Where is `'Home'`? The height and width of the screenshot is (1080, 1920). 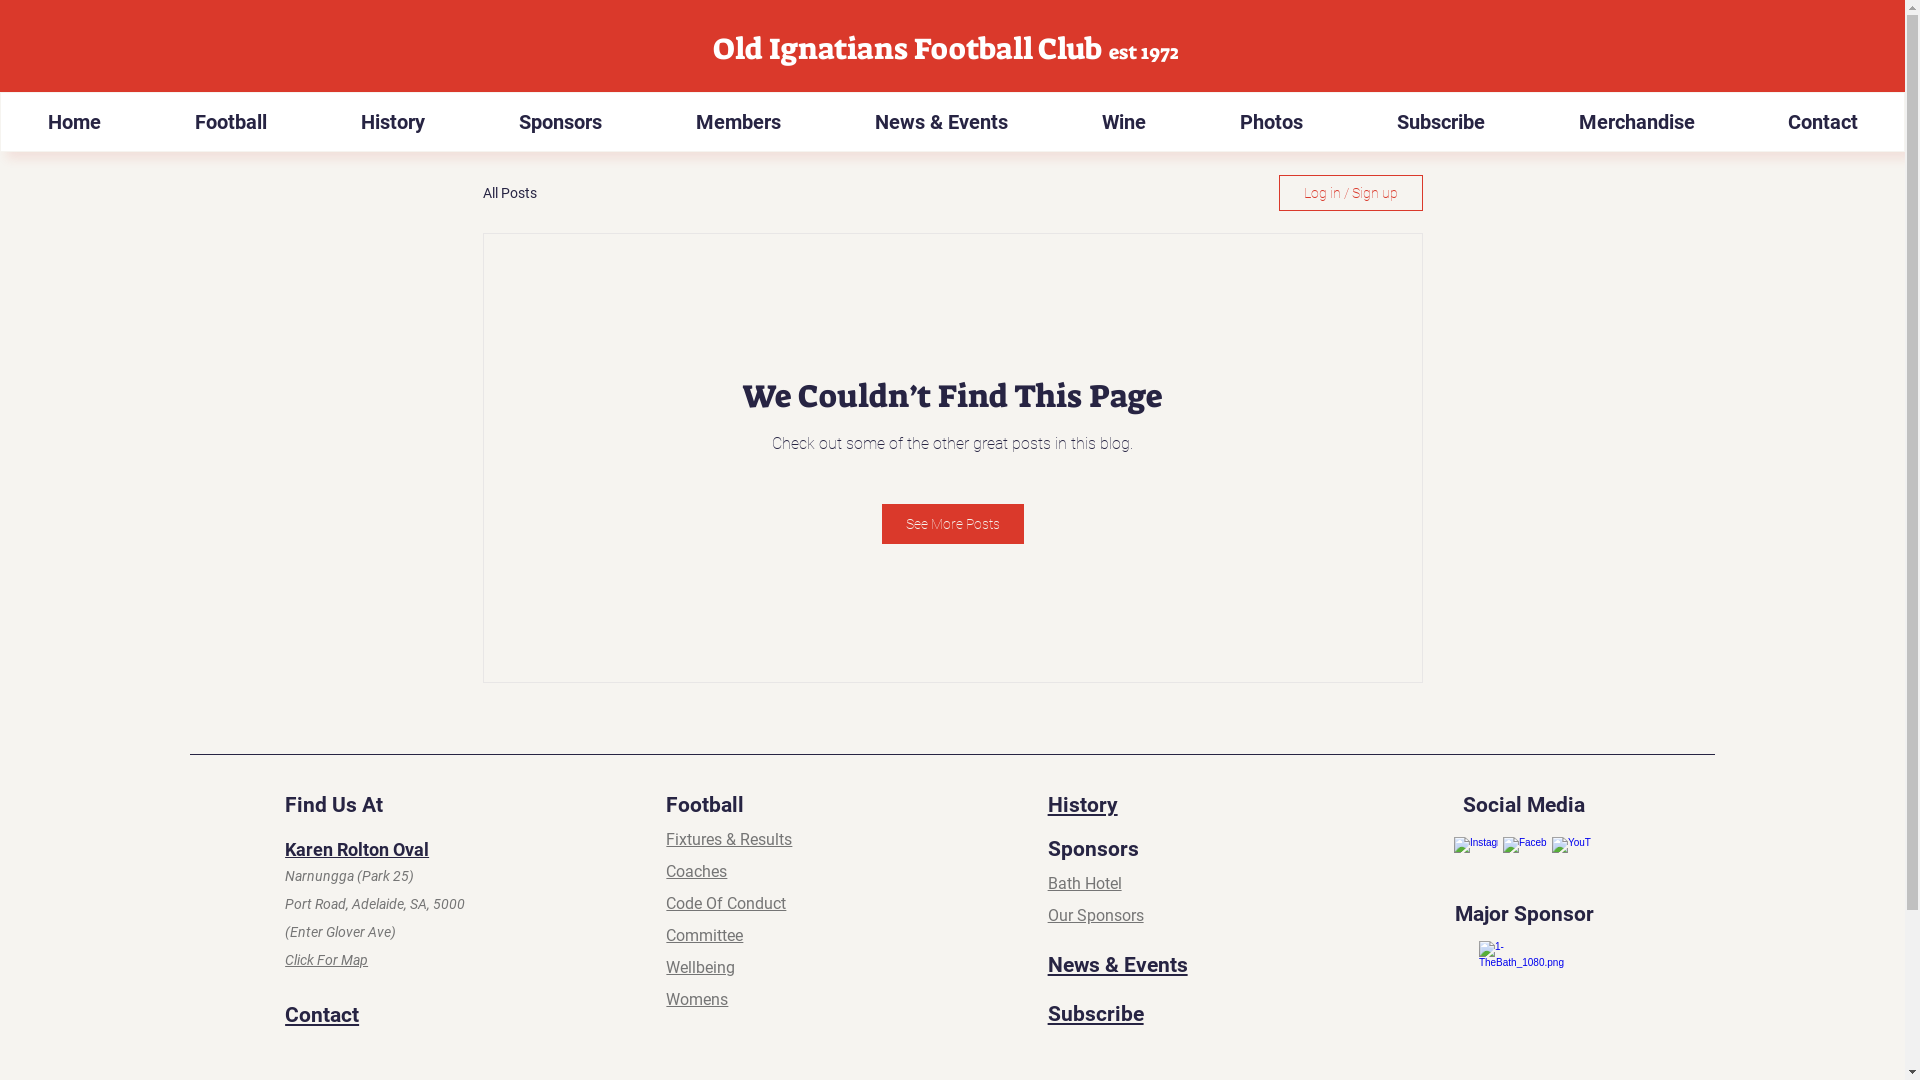 'Home' is located at coordinates (73, 122).